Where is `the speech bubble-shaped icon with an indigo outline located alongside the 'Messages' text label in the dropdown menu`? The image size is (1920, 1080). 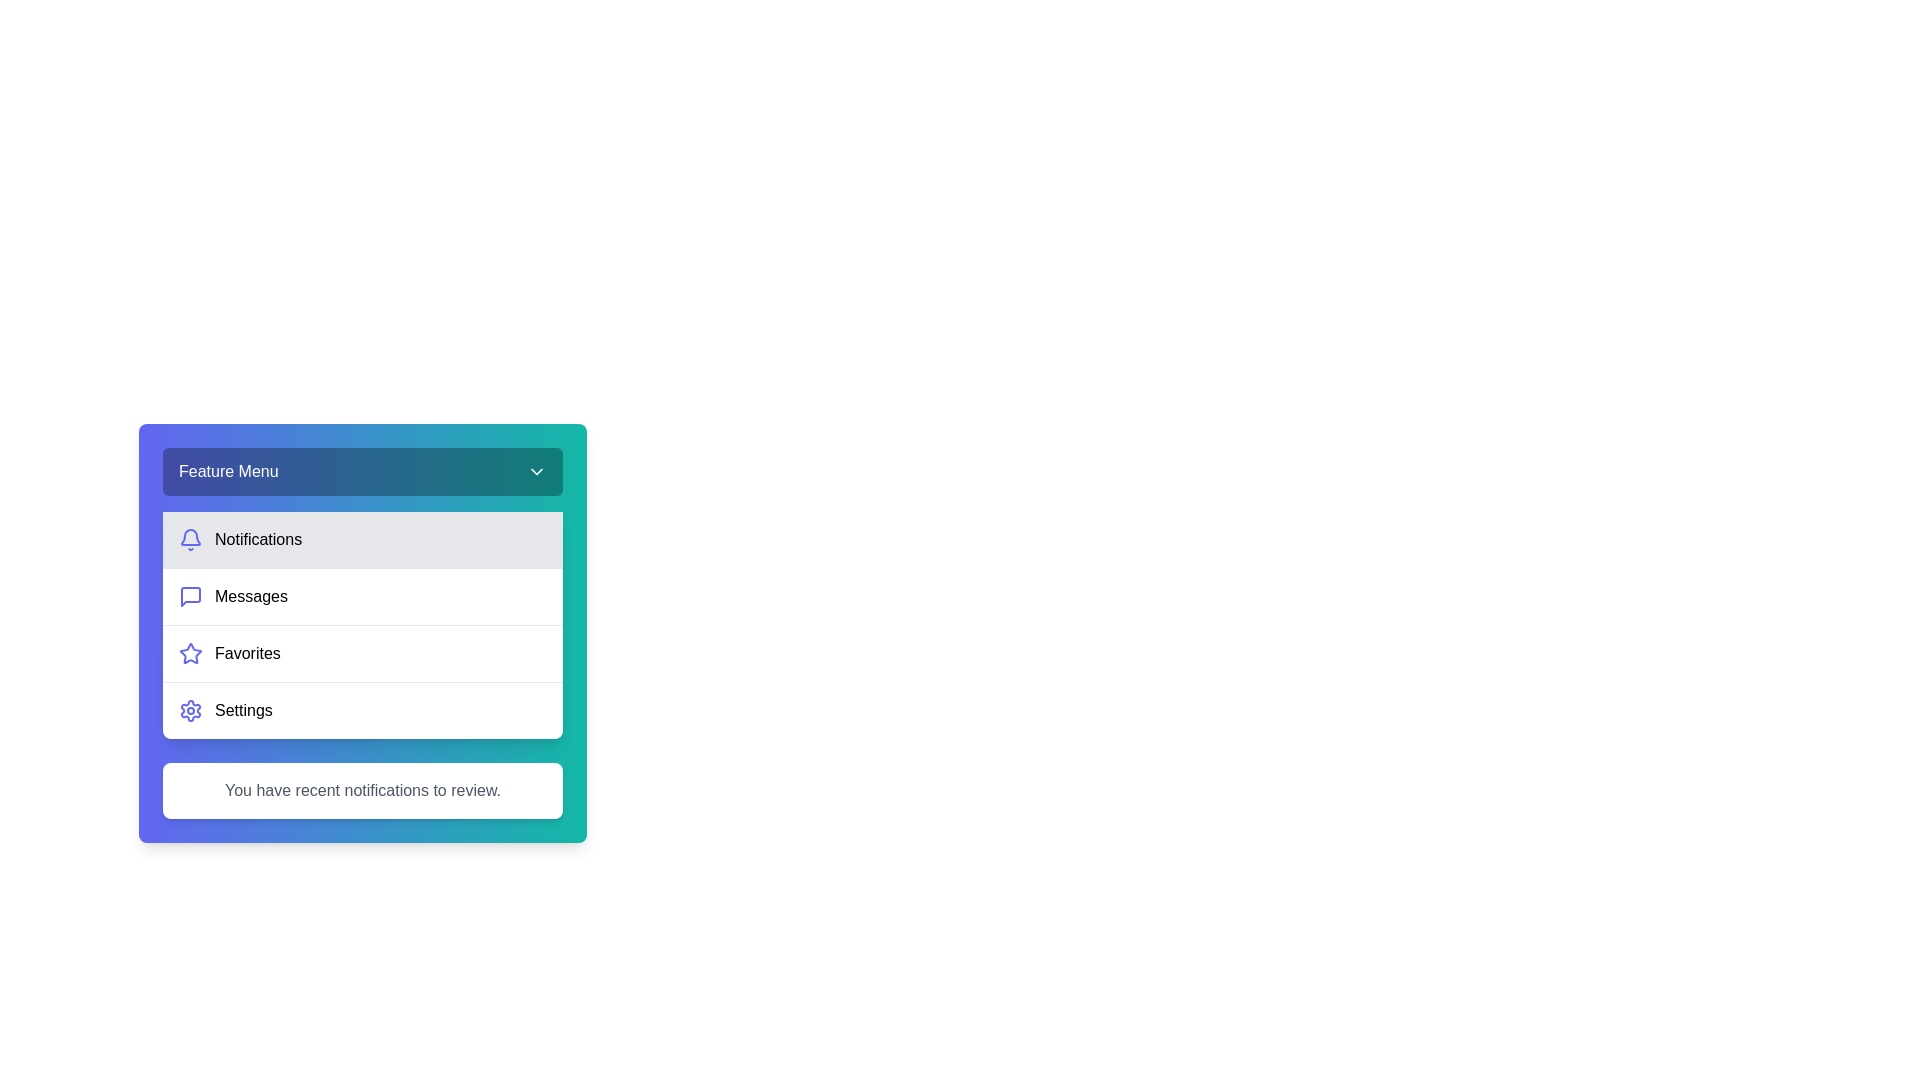 the speech bubble-shaped icon with an indigo outline located alongside the 'Messages' text label in the dropdown menu is located at coordinates (191, 596).